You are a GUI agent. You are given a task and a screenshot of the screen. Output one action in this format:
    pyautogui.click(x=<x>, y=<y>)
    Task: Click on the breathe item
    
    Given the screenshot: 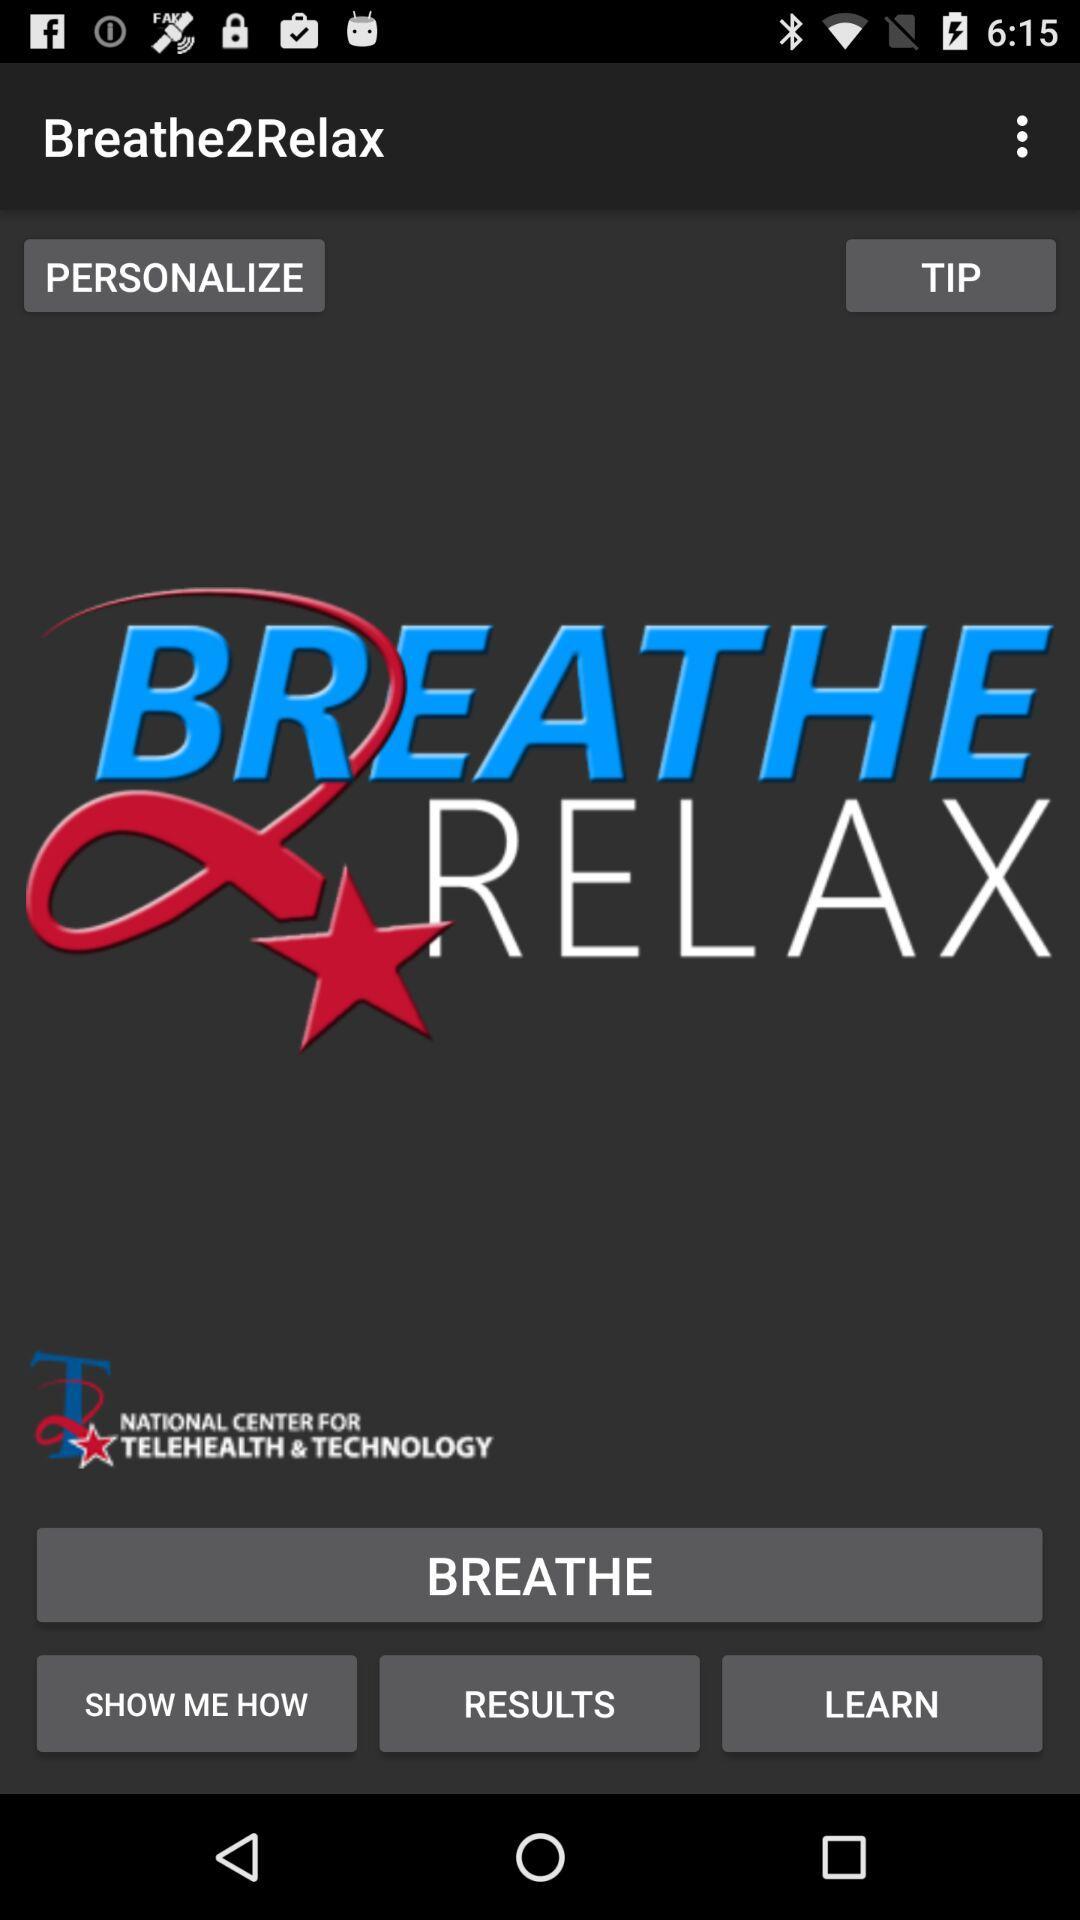 What is the action you would take?
    pyautogui.click(x=538, y=1573)
    